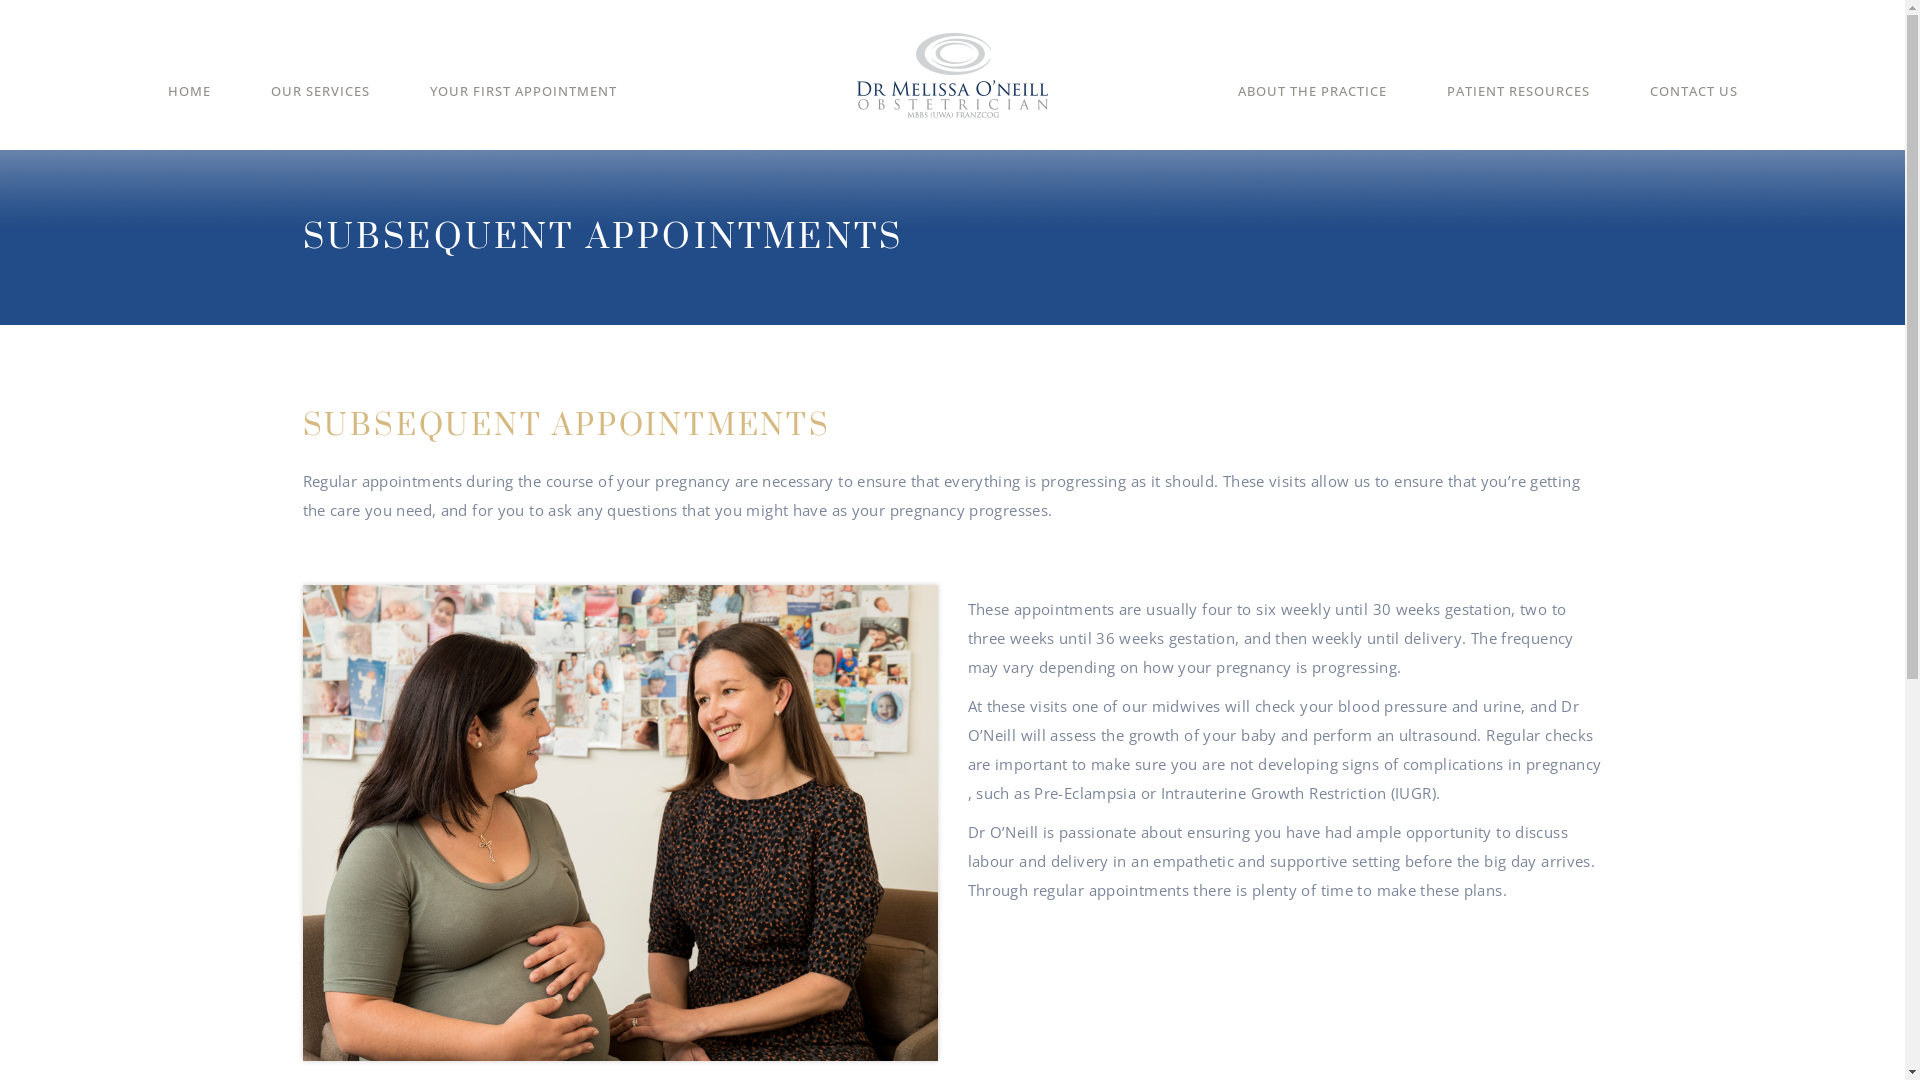  What do you see at coordinates (189, 105) in the screenshot?
I see `'HOME'` at bounding box center [189, 105].